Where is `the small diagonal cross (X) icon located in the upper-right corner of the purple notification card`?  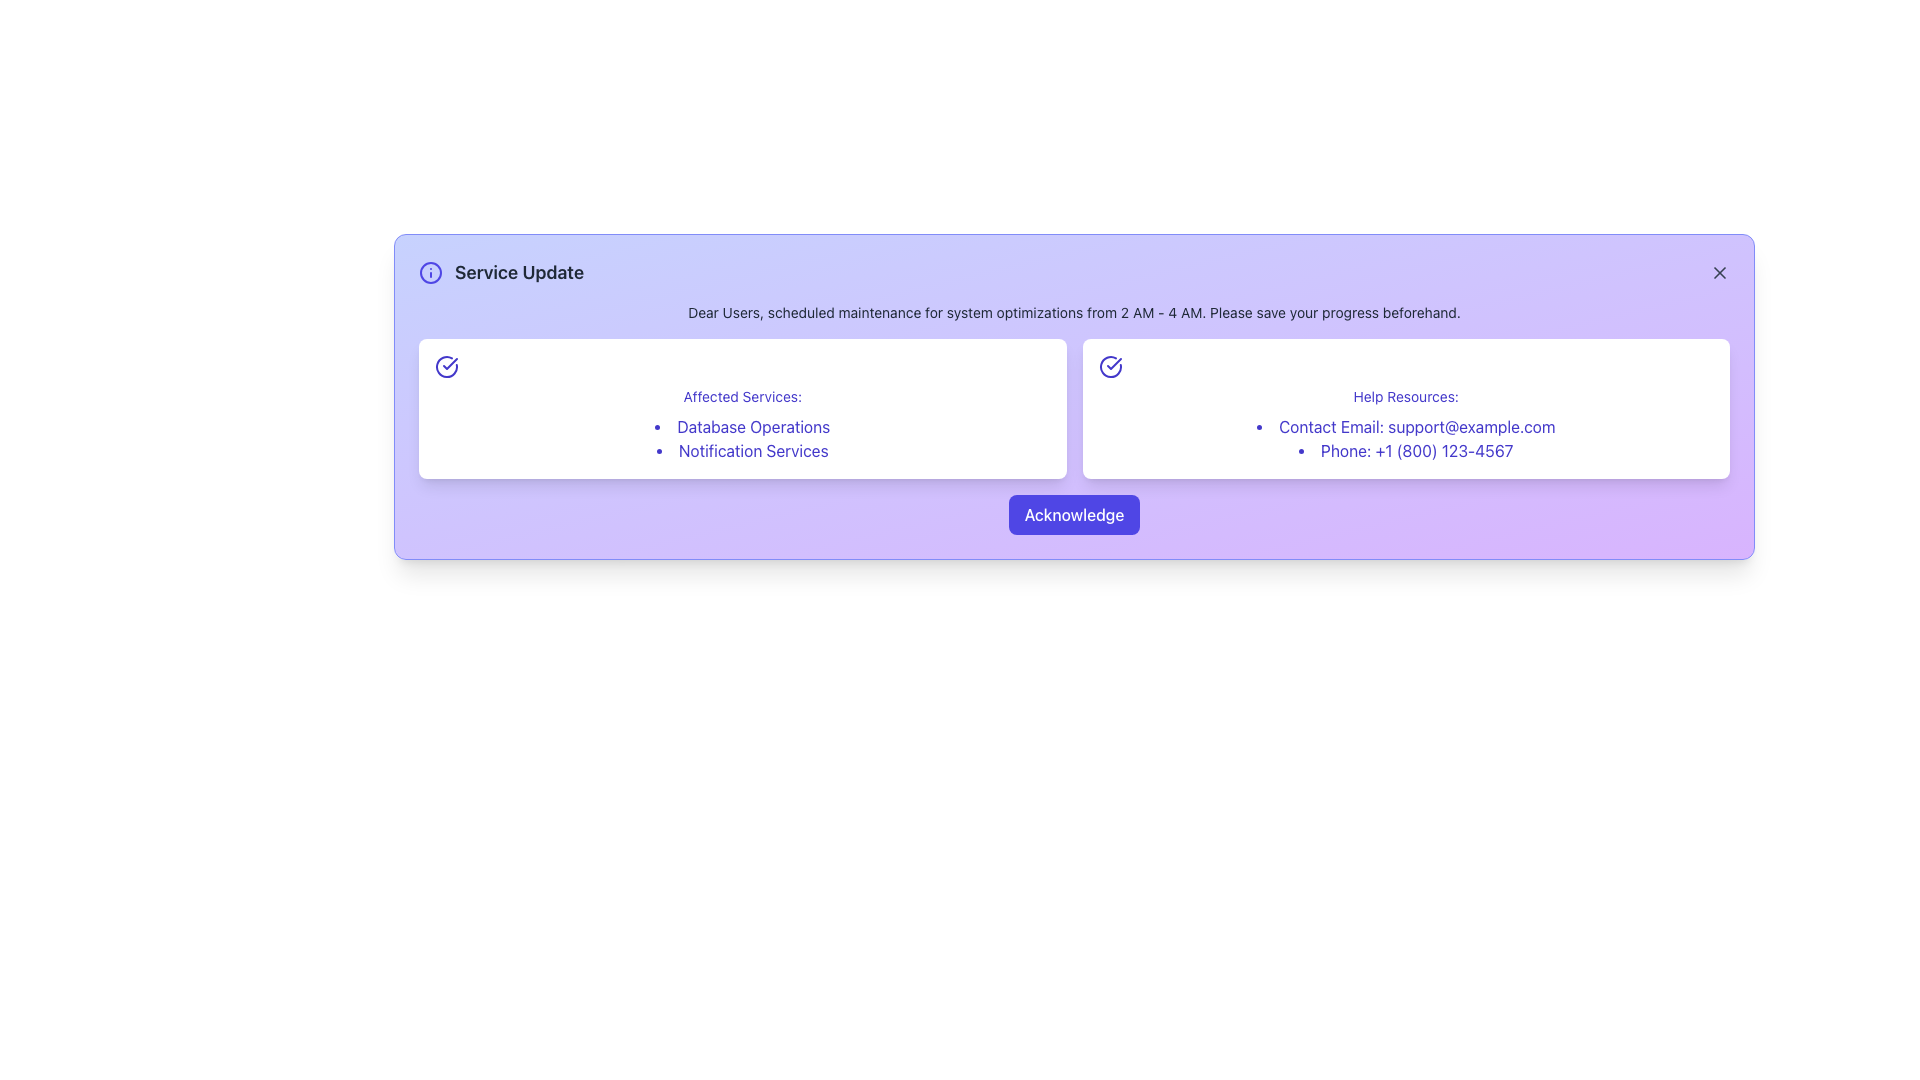 the small diagonal cross (X) icon located in the upper-right corner of the purple notification card is located at coordinates (1718, 273).